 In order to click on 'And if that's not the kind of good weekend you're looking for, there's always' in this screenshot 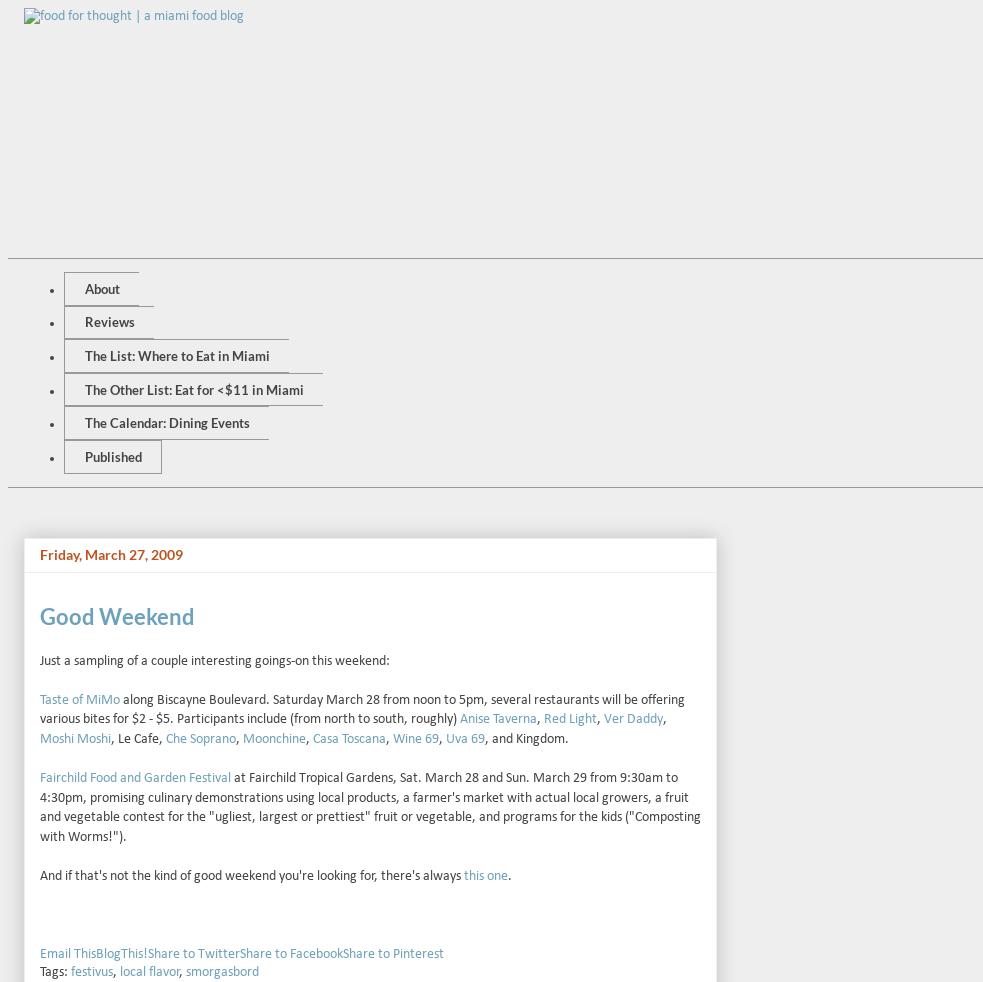, I will do `click(252, 876)`.